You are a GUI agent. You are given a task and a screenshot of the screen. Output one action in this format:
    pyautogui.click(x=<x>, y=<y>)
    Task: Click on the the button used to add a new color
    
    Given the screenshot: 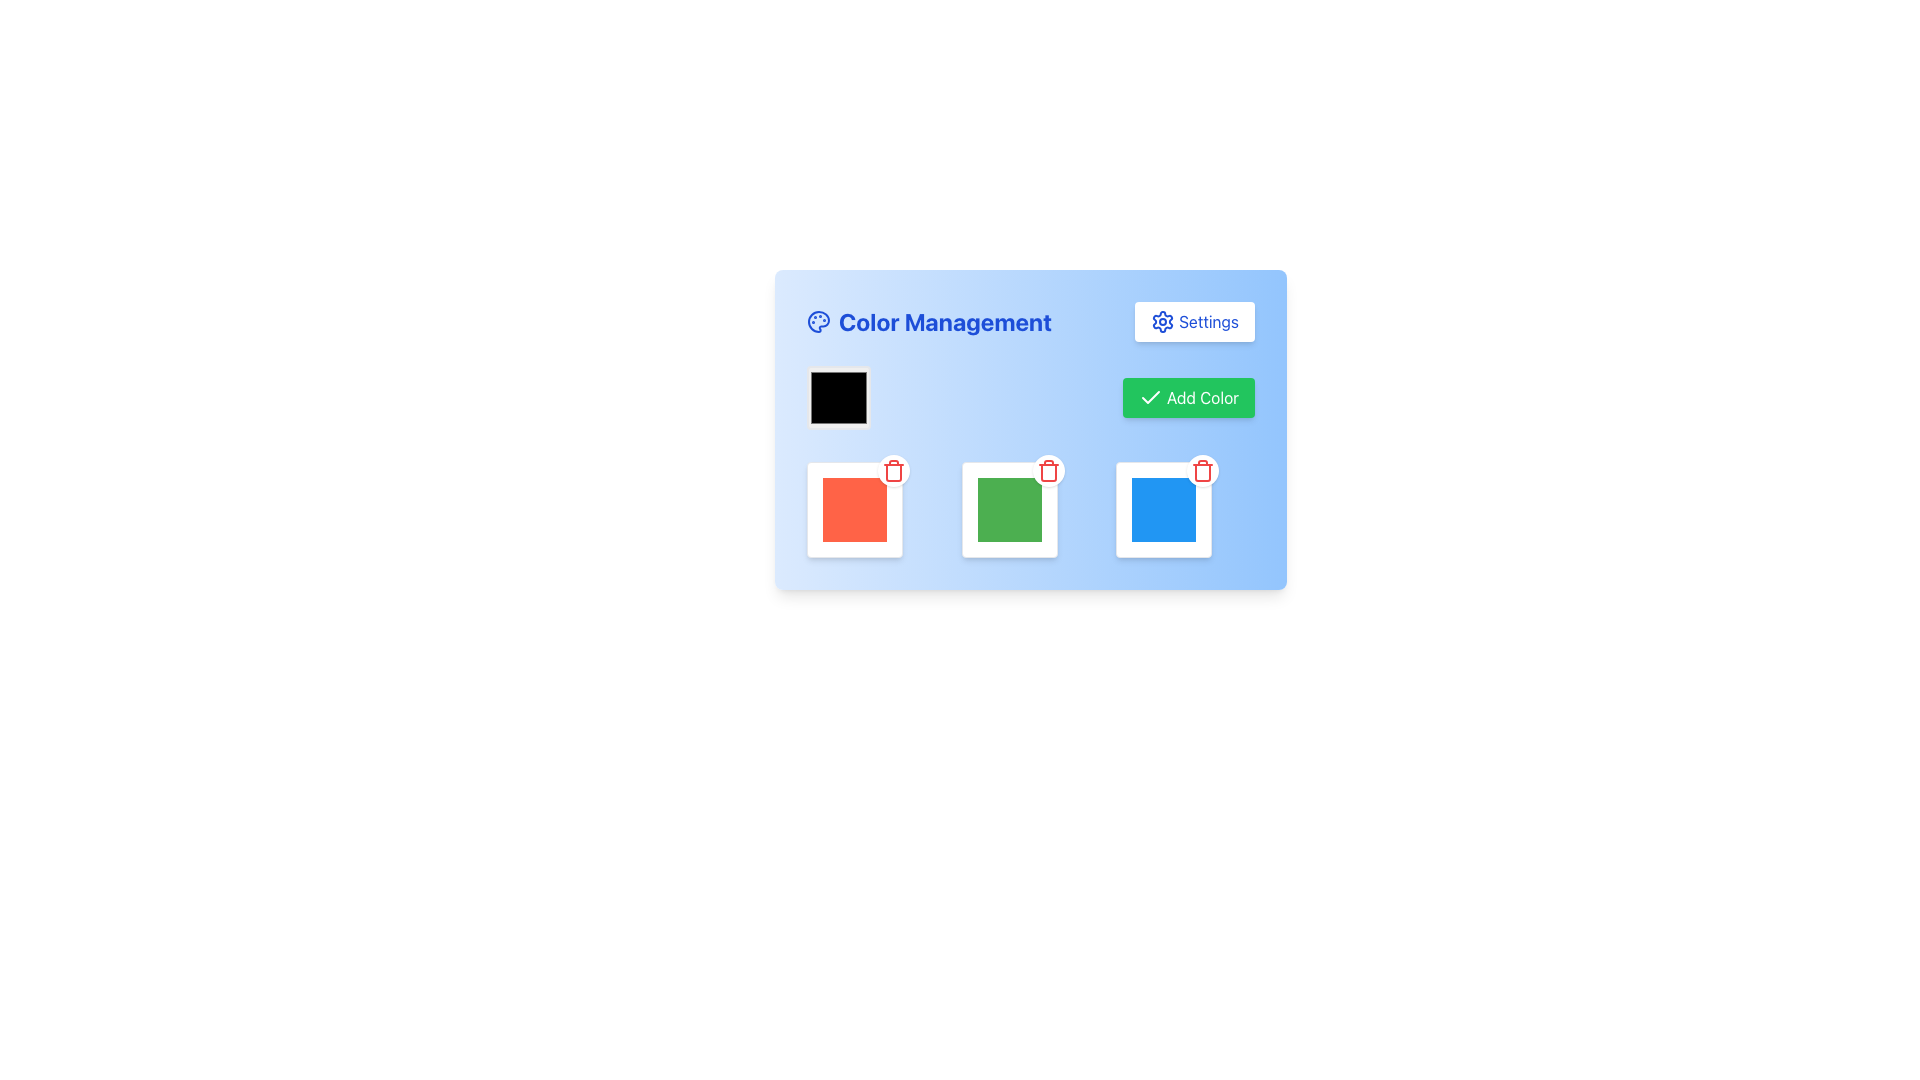 What is the action you would take?
    pyautogui.click(x=1188, y=397)
    